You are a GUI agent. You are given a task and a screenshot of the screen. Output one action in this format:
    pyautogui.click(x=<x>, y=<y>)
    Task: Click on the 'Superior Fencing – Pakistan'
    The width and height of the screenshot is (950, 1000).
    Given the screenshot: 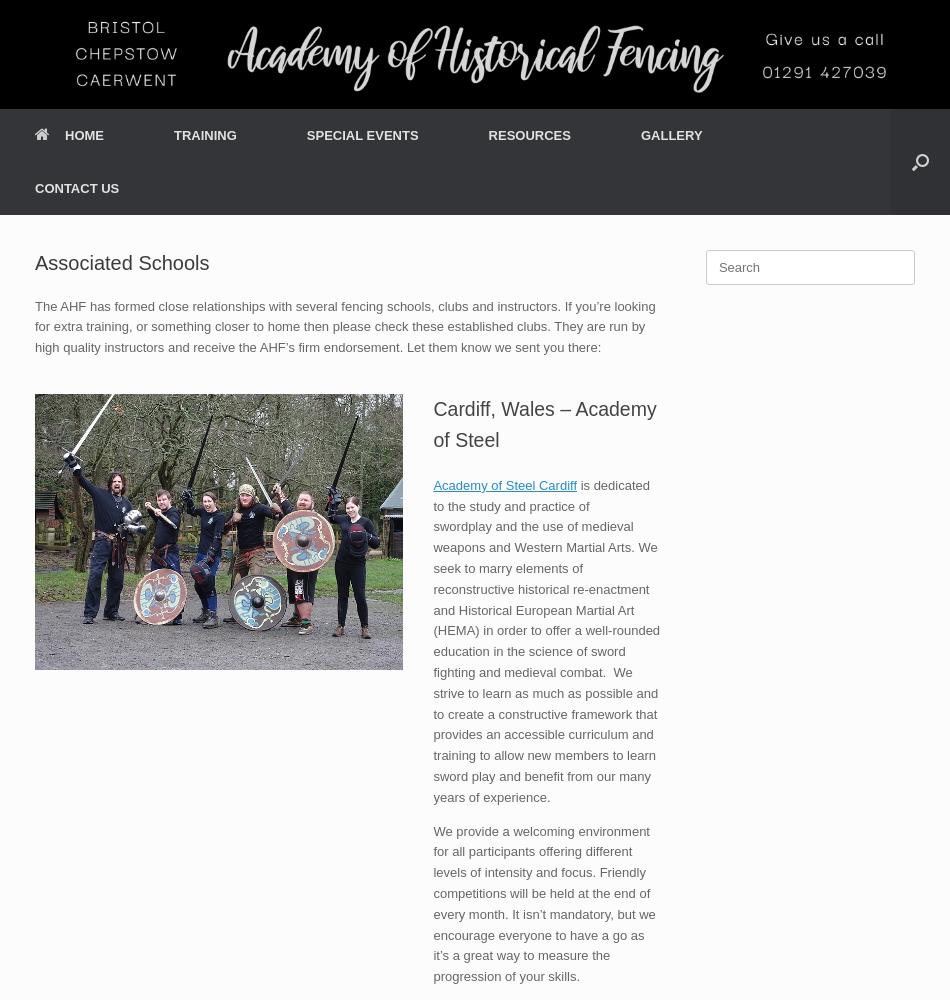 What is the action you would take?
    pyautogui.click(x=730, y=275)
    